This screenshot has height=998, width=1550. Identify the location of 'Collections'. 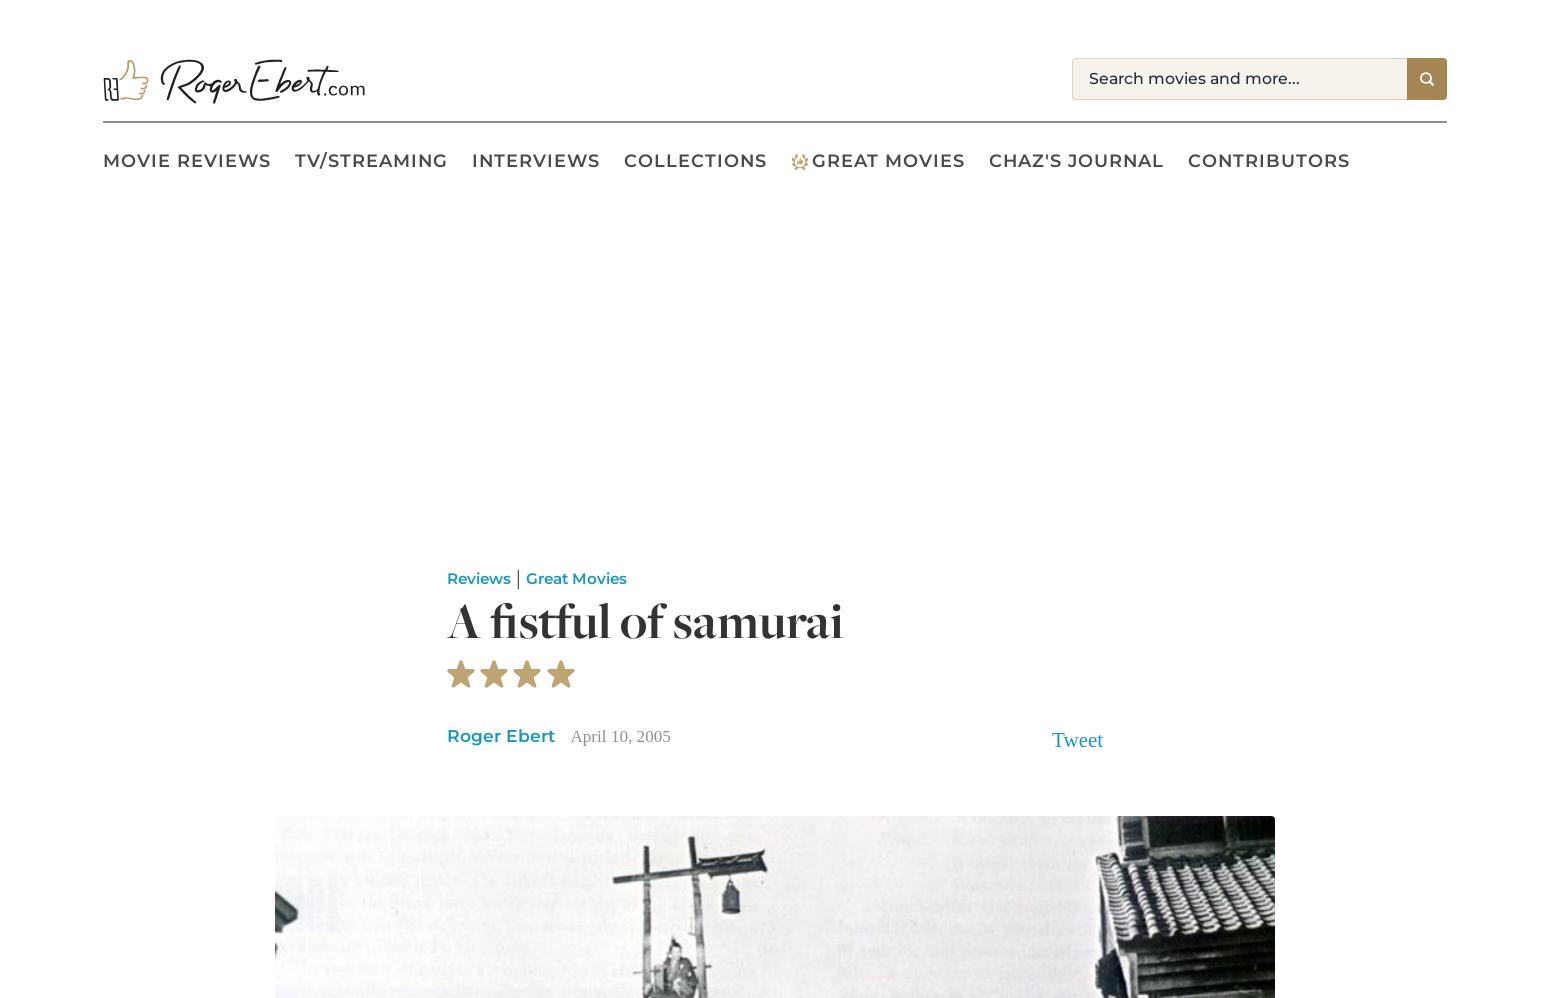
(694, 159).